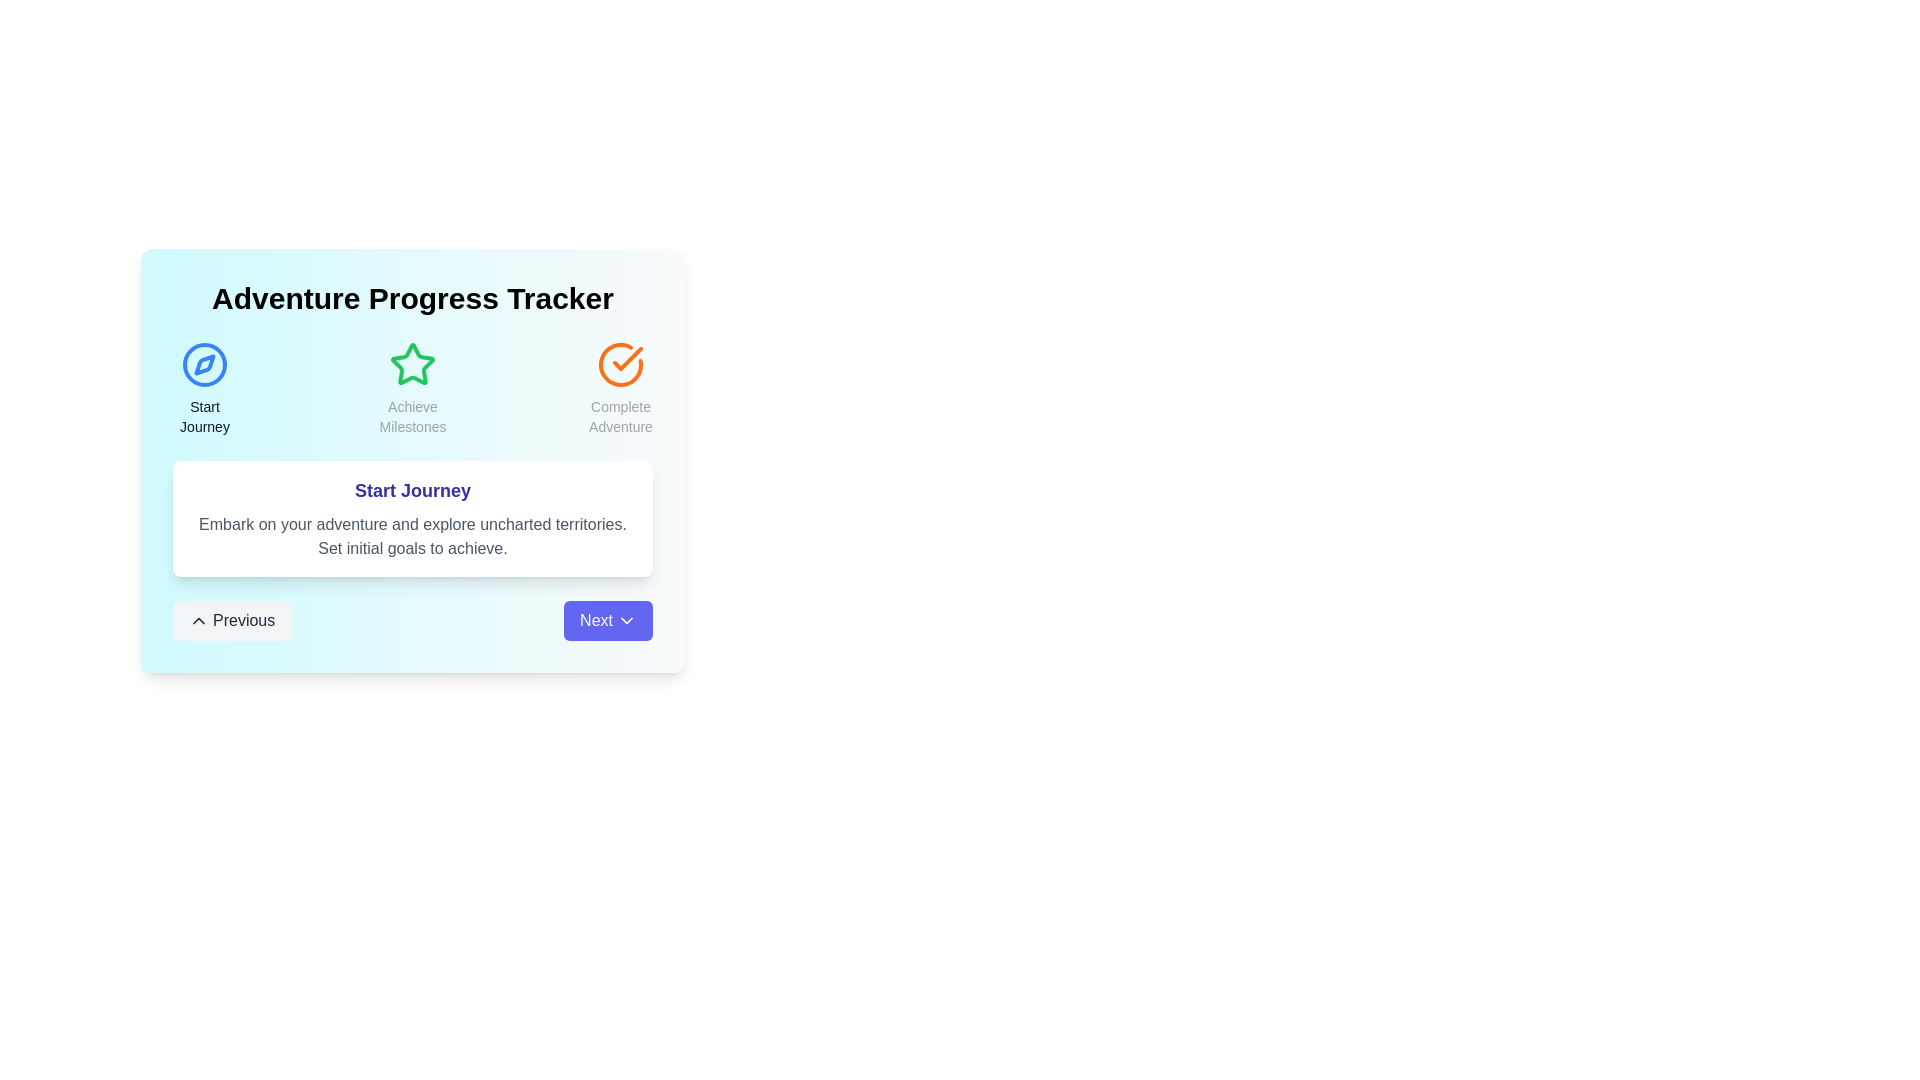  Describe the element at coordinates (231, 620) in the screenshot. I see `'Previous' button to navigate to the previous step` at that location.